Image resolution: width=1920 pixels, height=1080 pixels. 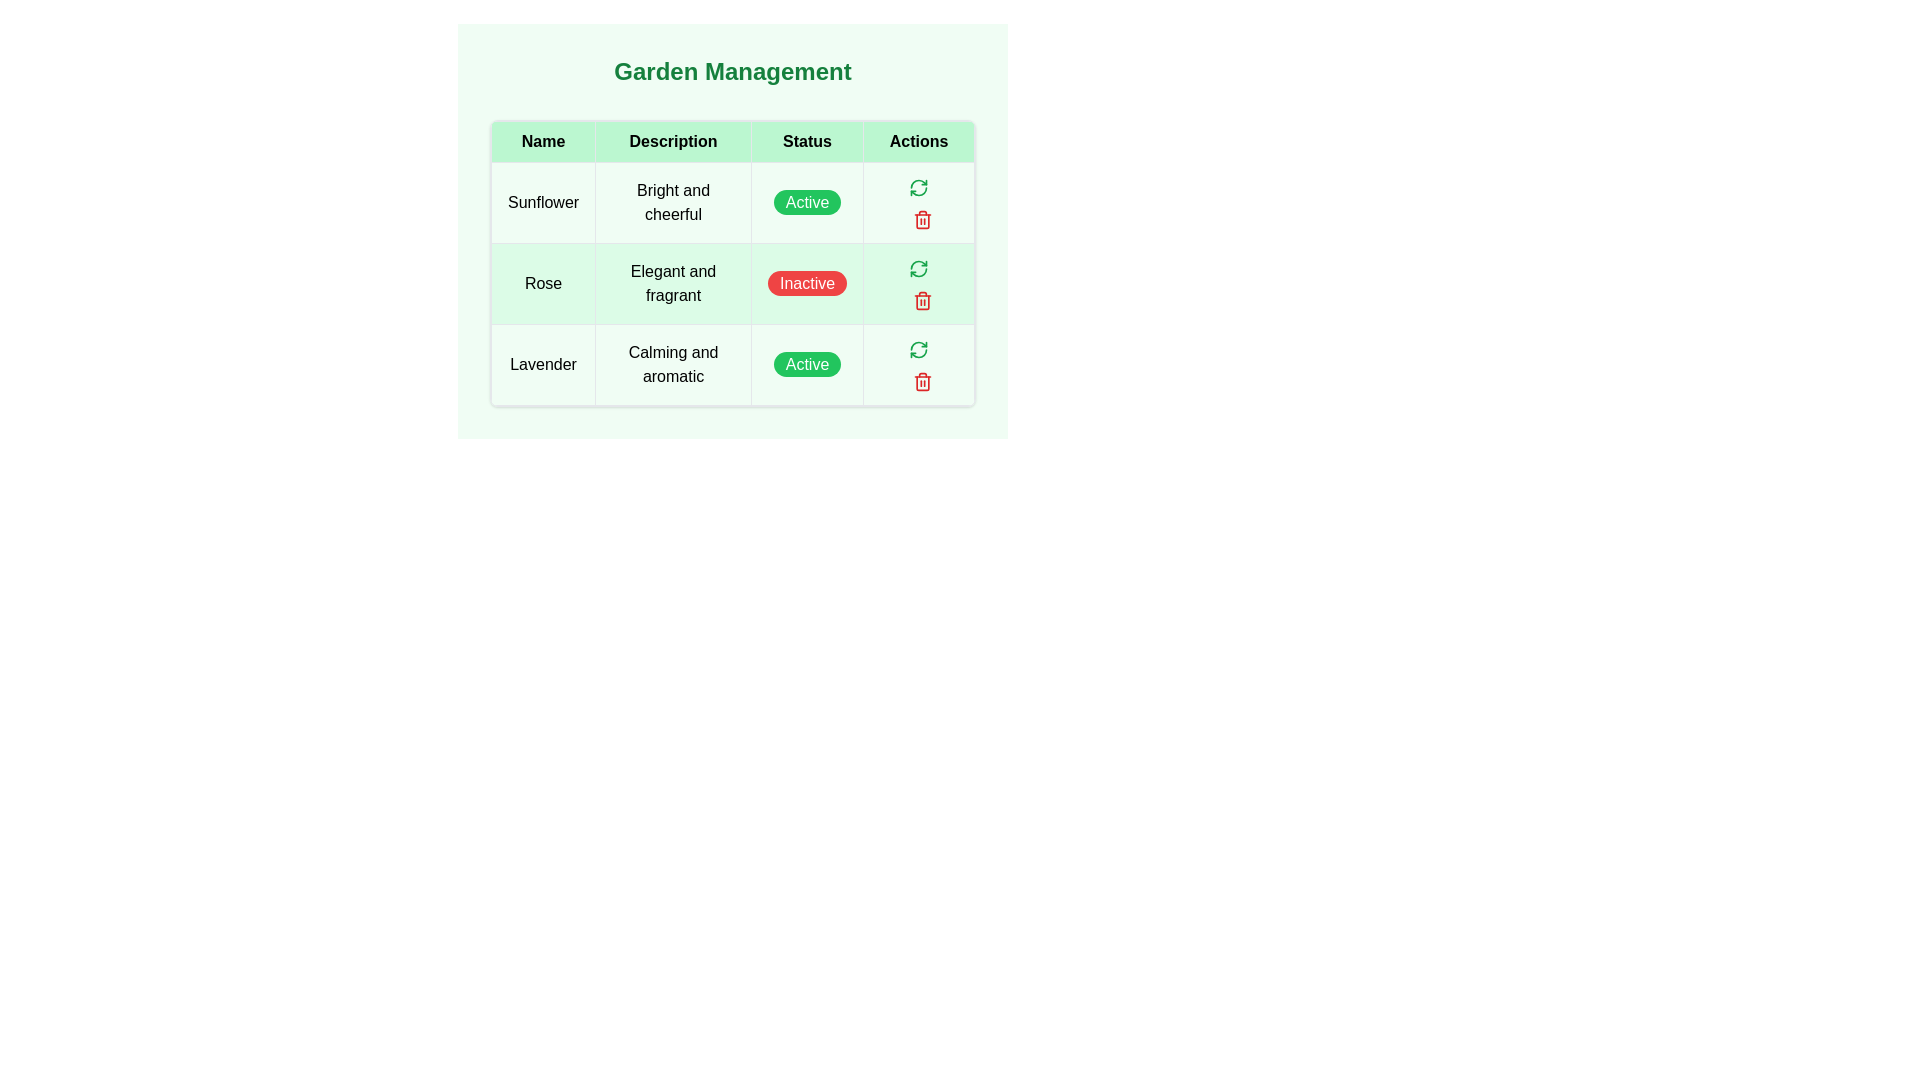 I want to click on the header cell for the 'Description' column in the data table, which is the second cell from the left in the header row, so click(x=673, y=141).